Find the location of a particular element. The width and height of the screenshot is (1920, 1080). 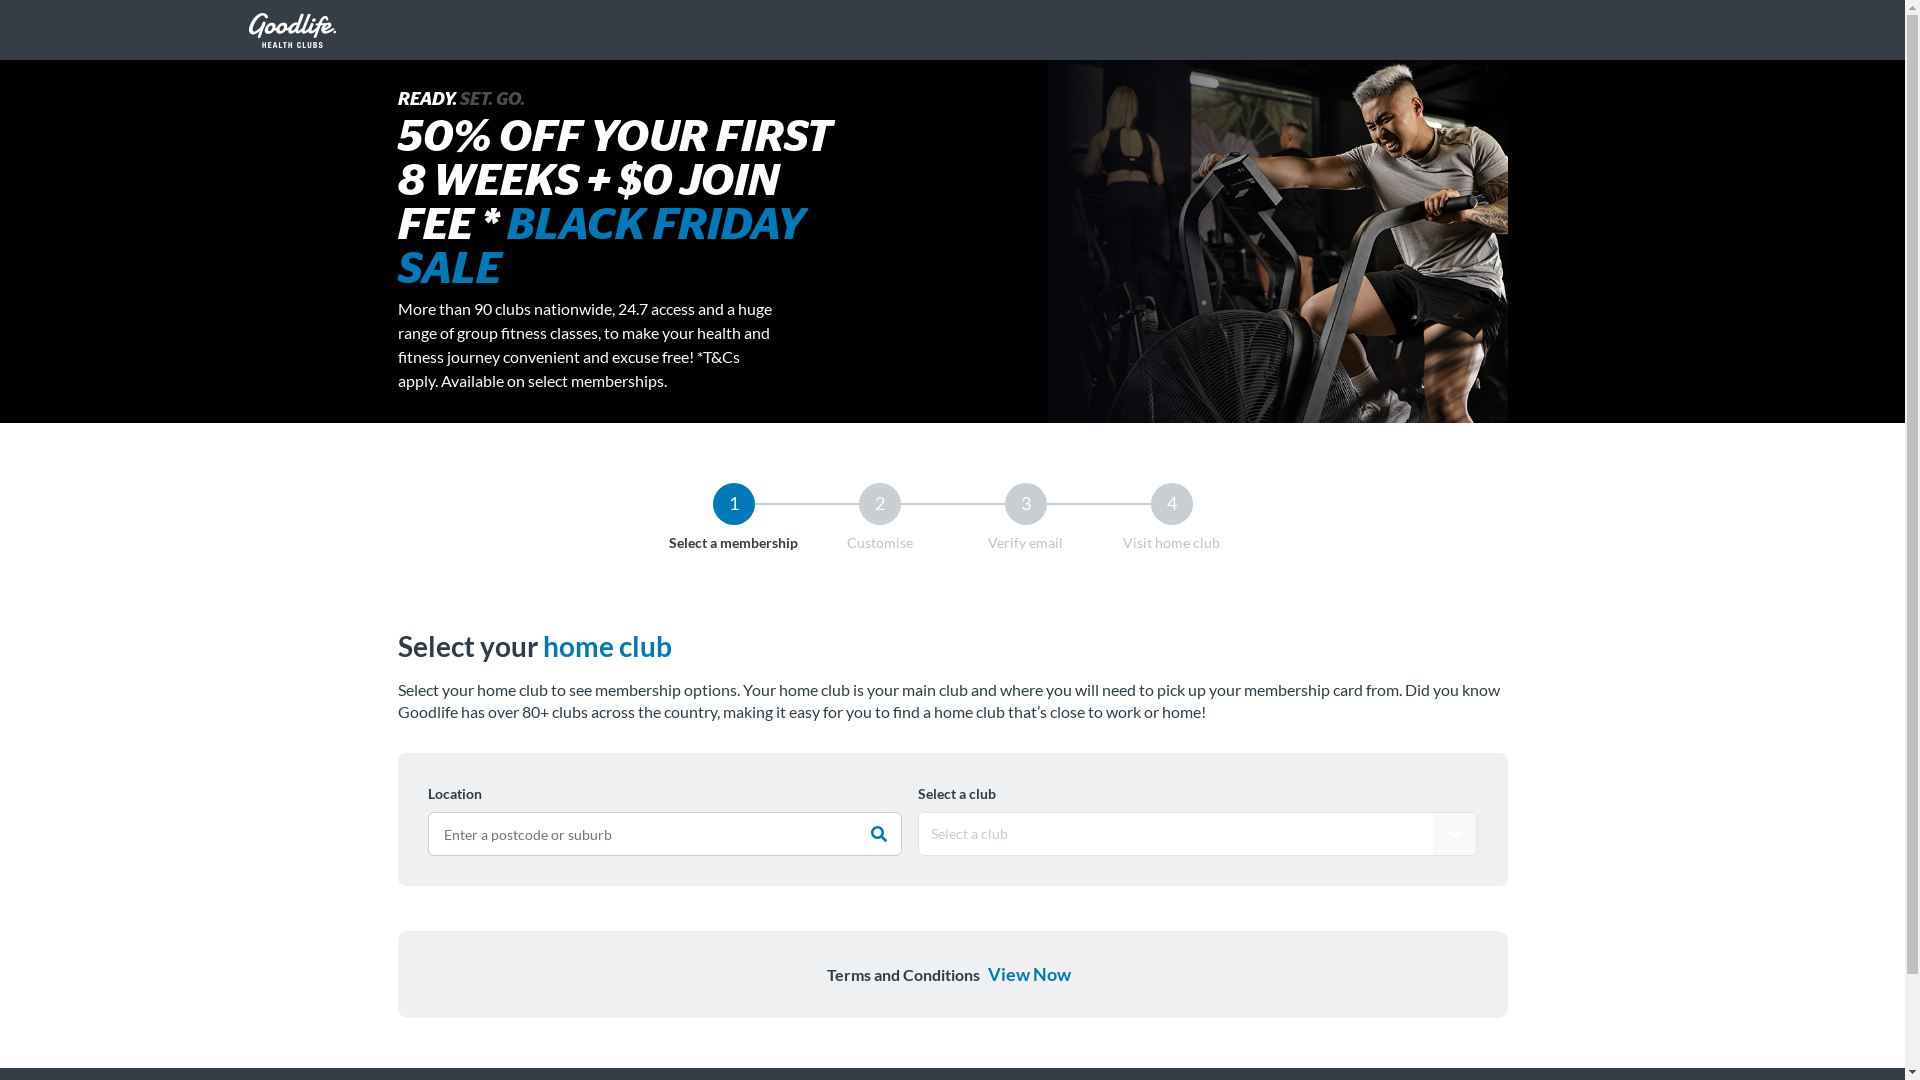

'View Now' is located at coordinates (1028, 973).